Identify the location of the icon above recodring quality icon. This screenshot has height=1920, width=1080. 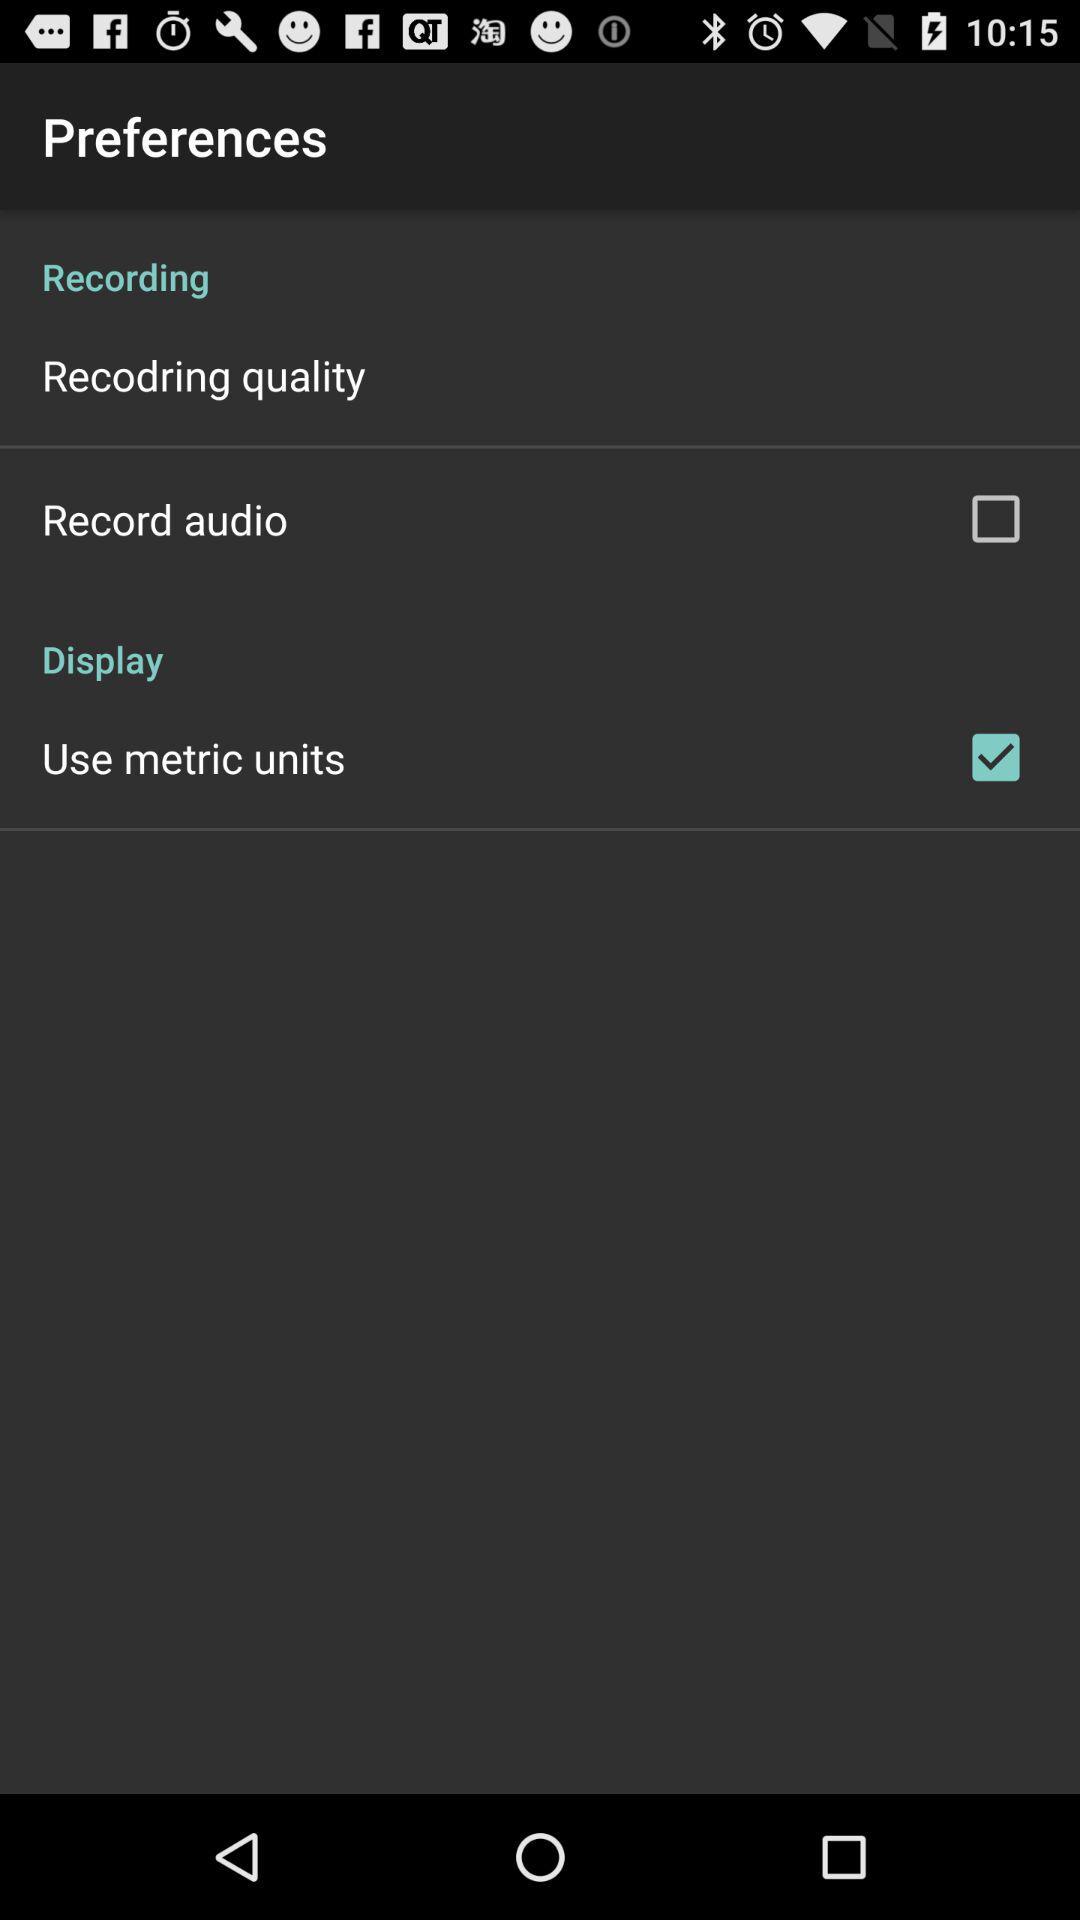
(540, 254).